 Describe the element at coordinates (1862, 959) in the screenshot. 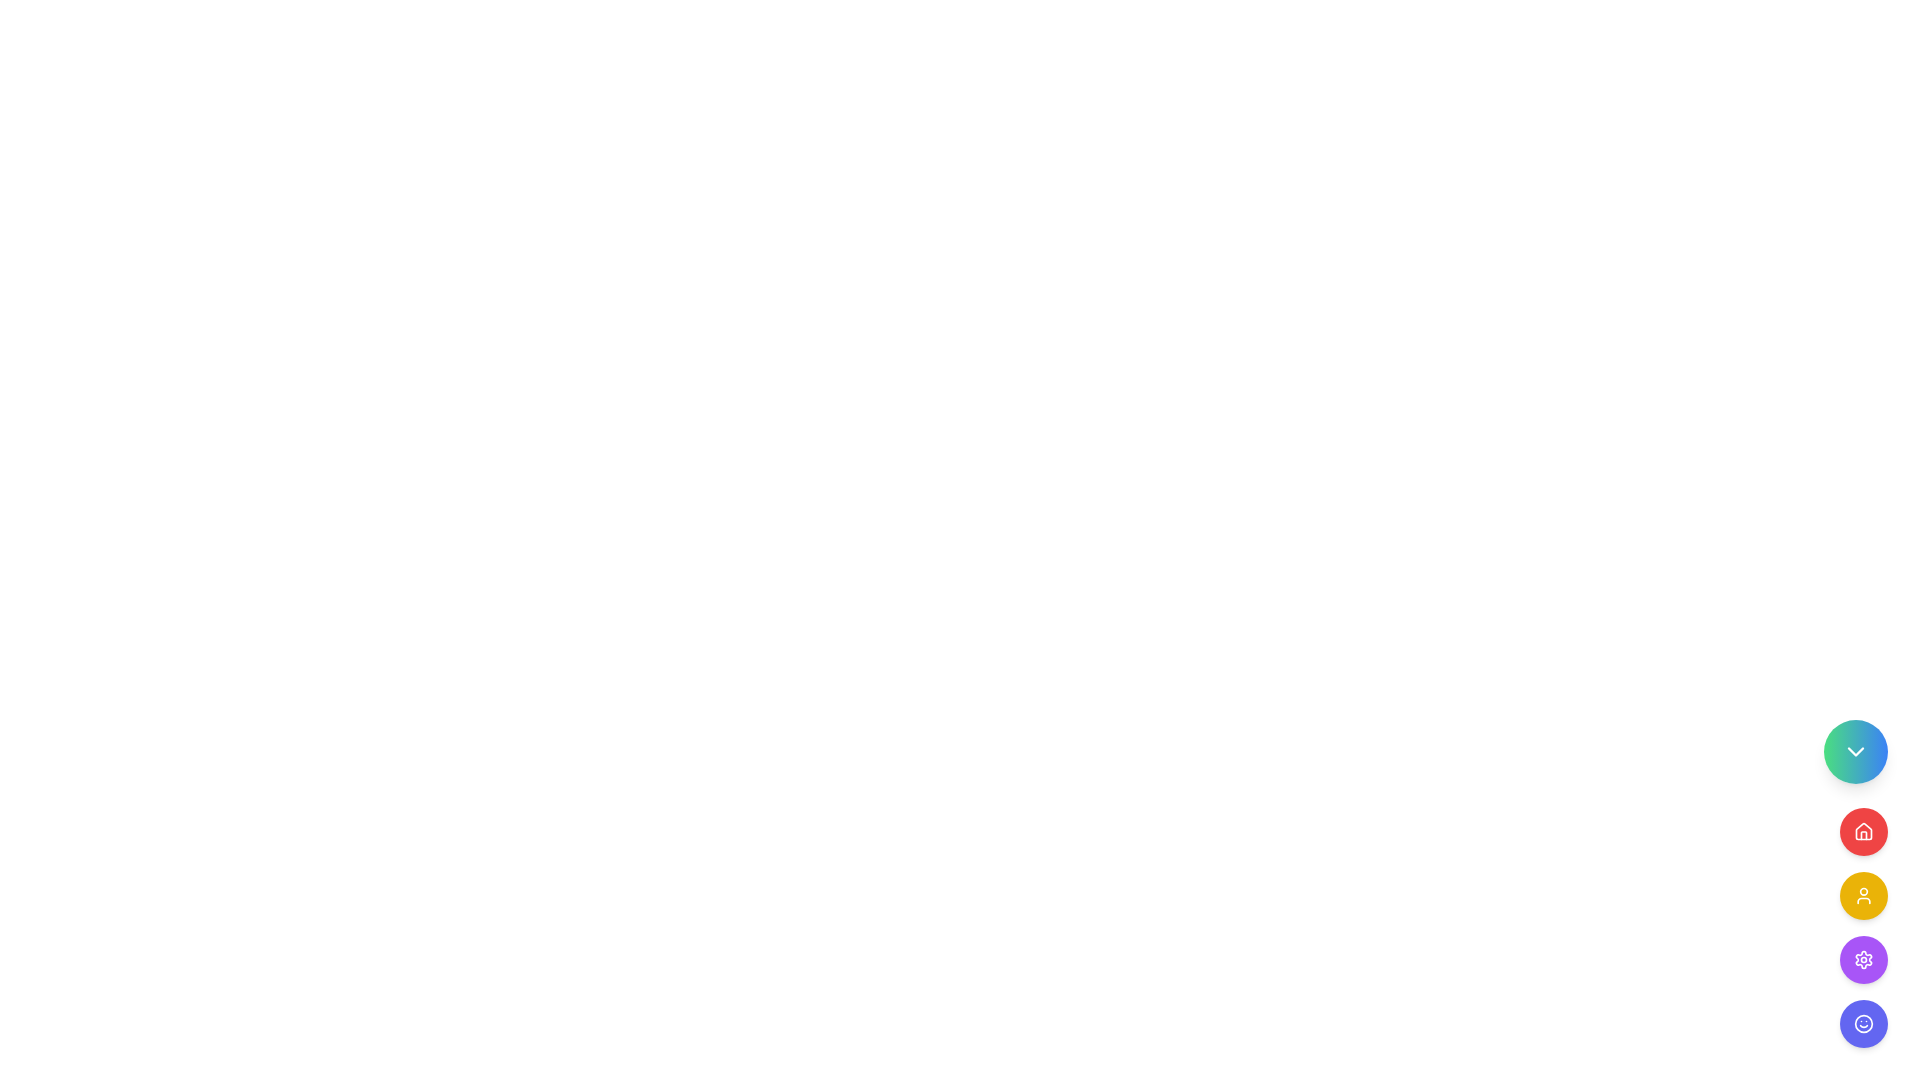

I see `the circular settings button with a purple background and gear icon located at the right side of the interface, positioned between the yellow user icon button and the blue smiling face button` at that location.